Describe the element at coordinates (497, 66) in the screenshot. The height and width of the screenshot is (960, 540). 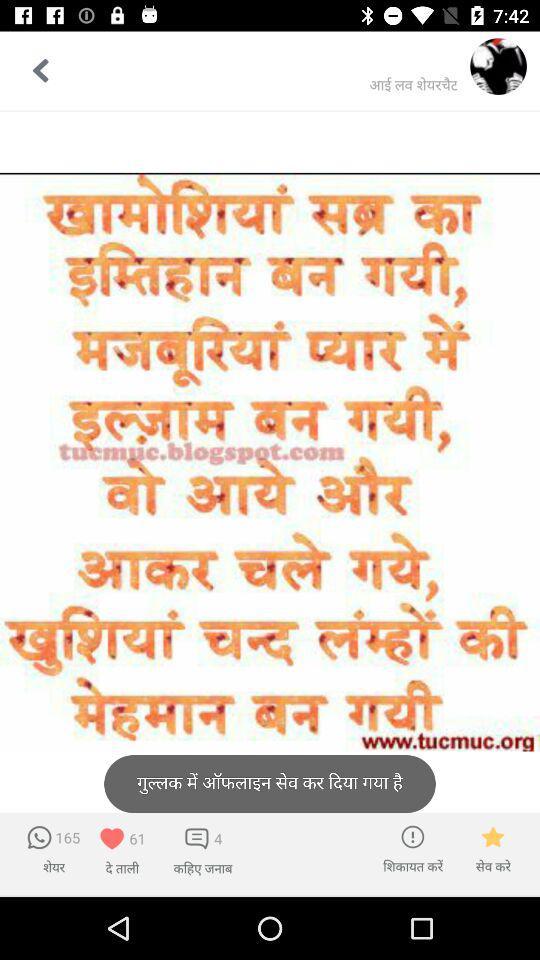
I see `the avatar icon` at that location.